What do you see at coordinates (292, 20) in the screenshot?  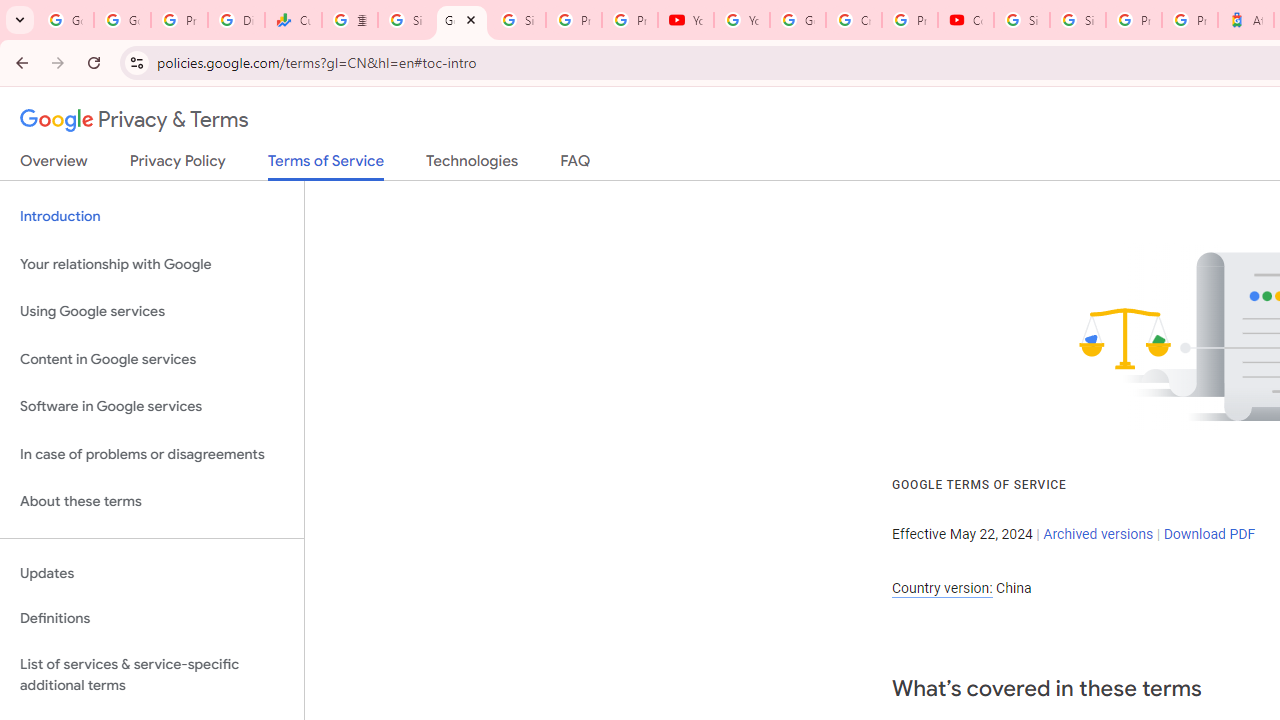 I see `'Currencies - Google Finance'` at bounding box center [292, 20].